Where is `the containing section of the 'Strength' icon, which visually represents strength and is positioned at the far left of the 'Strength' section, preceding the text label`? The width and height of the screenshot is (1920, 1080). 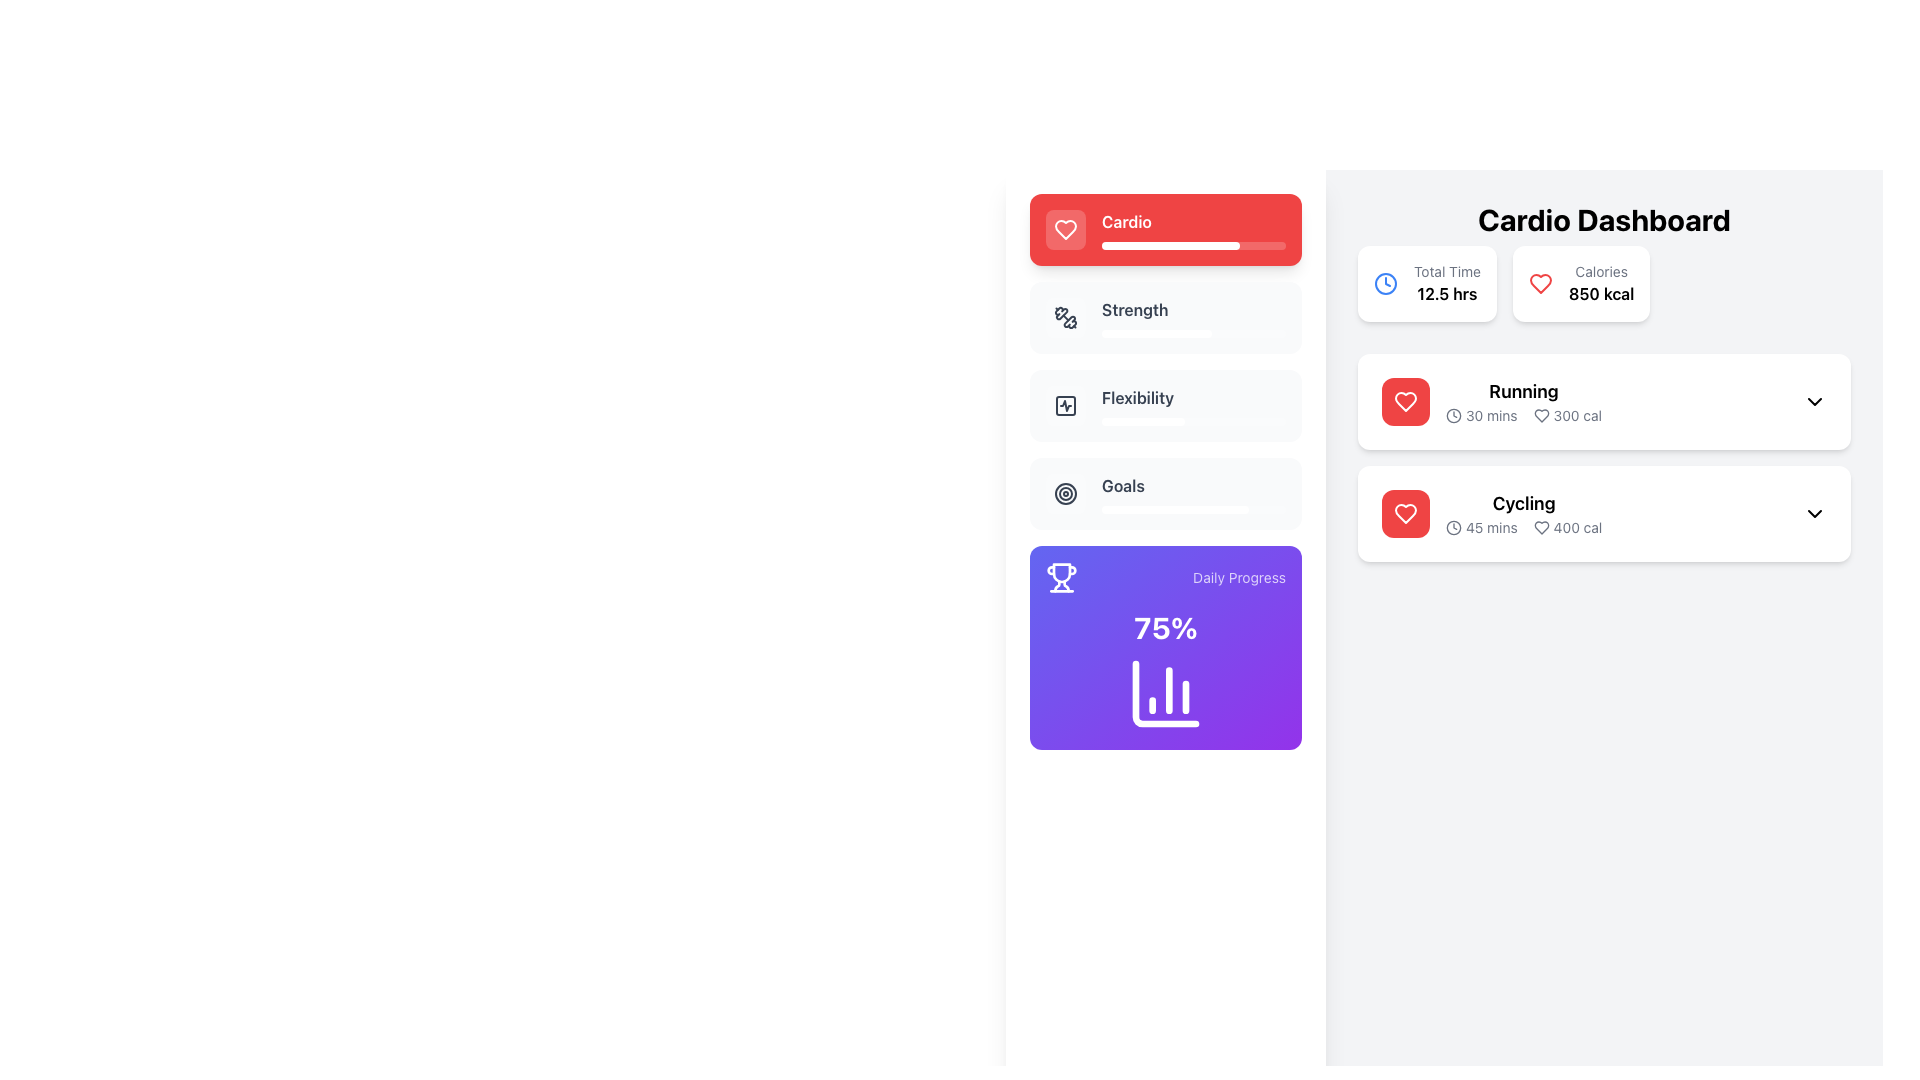
the containing section of the 'Strength' icon, which visually represents strength and is positioned at the far left of the 'Strength' section, preceding the text label is located at coordinates (1064, 316).